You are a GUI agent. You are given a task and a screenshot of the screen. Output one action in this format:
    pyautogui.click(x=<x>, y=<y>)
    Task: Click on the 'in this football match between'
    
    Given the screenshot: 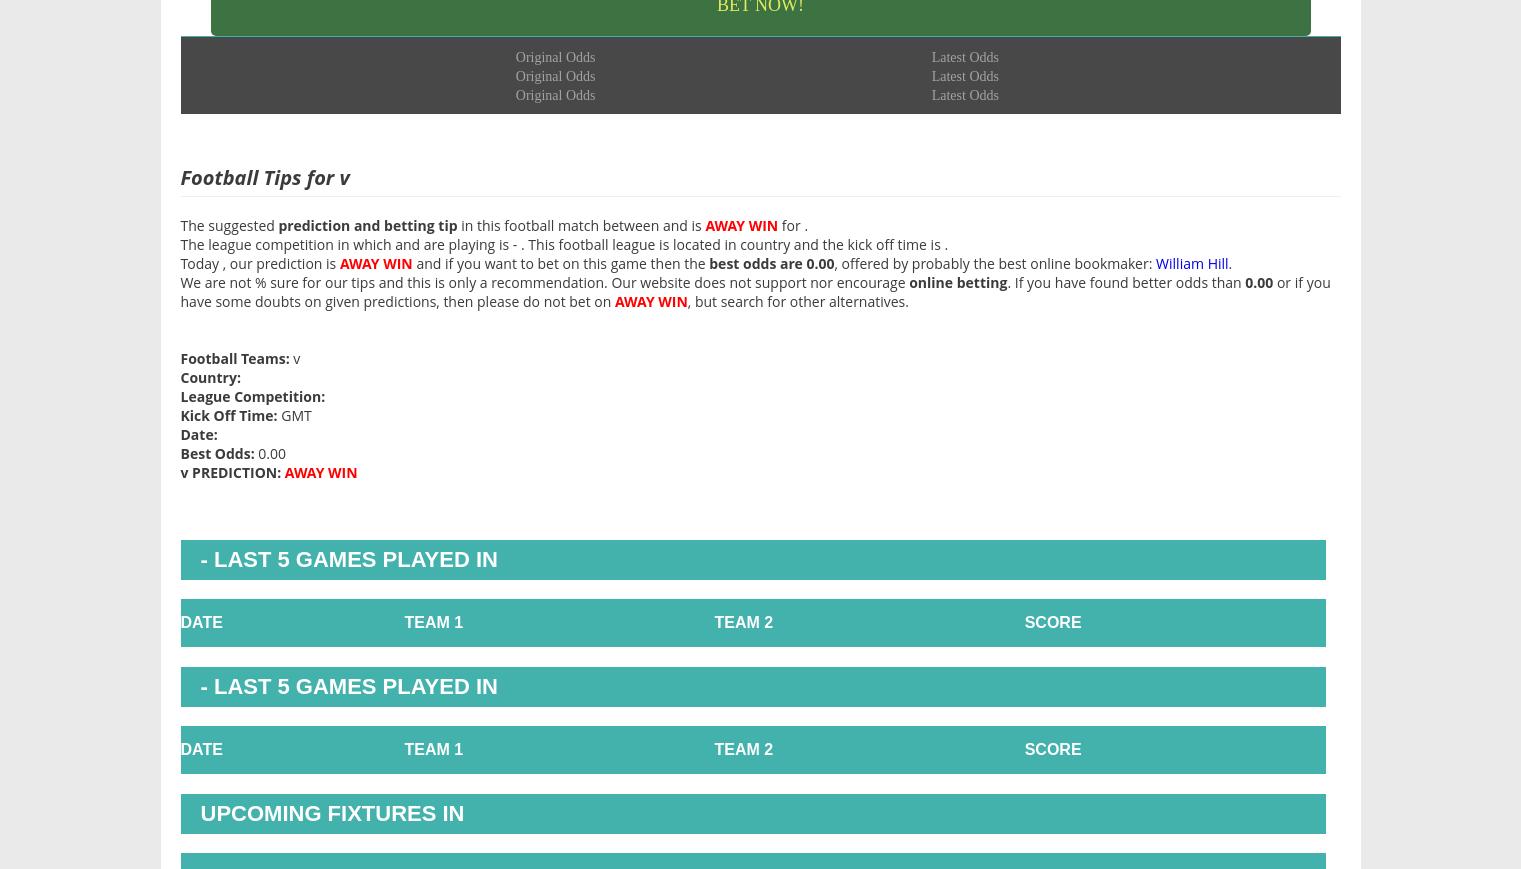 What is the action you would take?
    pyautogui.click(x=558, y=223)
    